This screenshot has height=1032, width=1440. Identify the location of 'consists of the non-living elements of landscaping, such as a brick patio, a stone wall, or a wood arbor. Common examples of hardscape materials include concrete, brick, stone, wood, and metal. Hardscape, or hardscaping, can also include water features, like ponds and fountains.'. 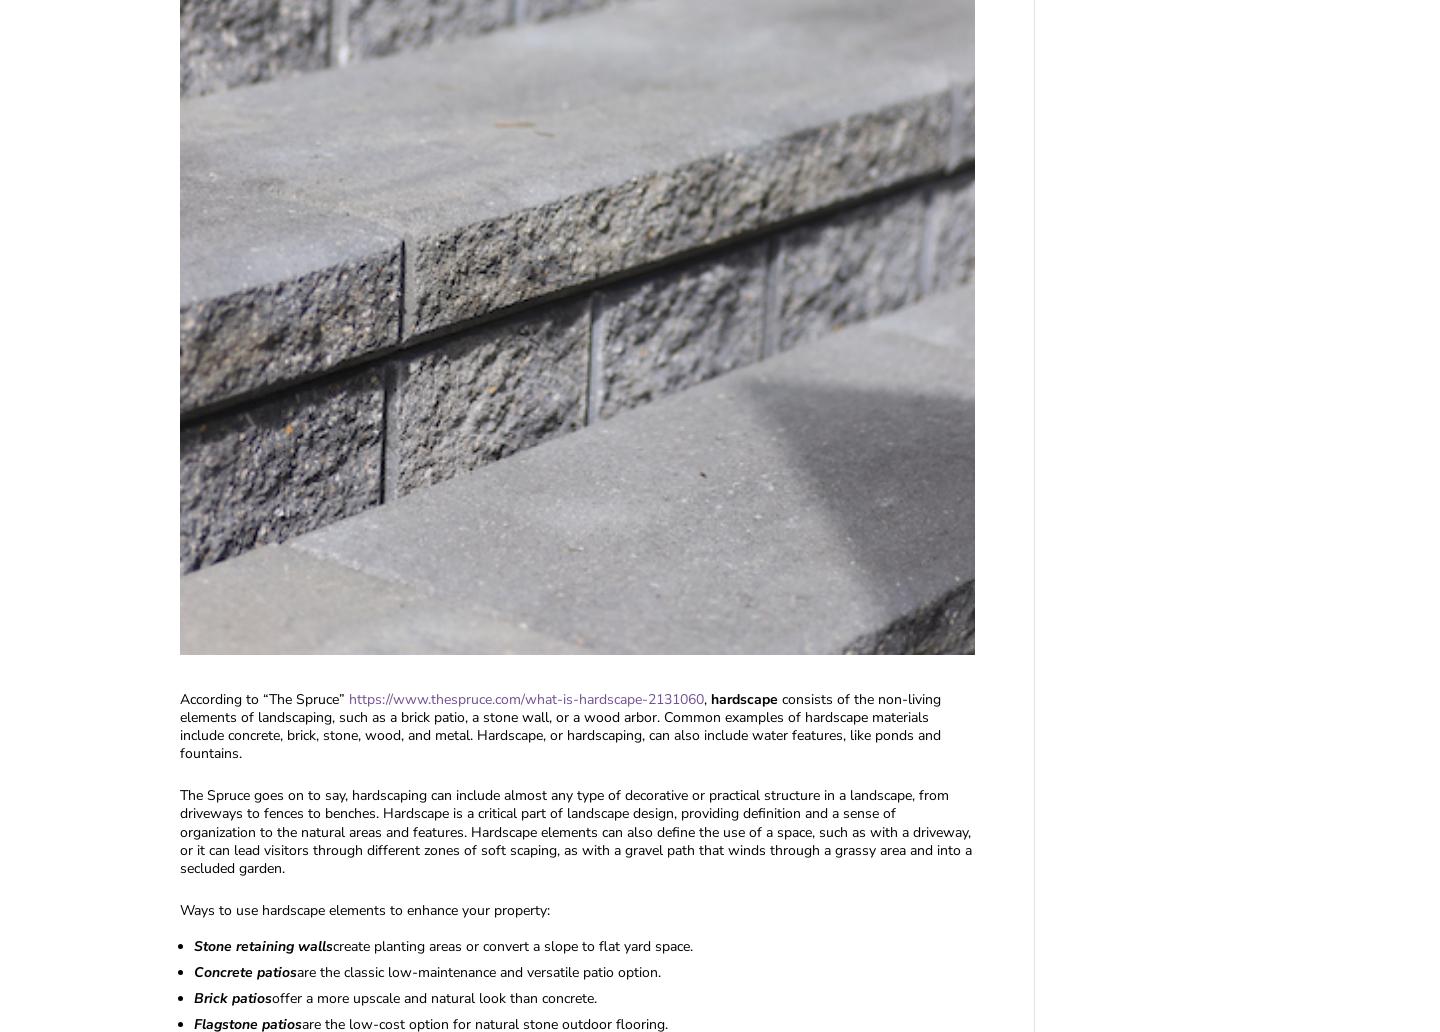
(179, 725).